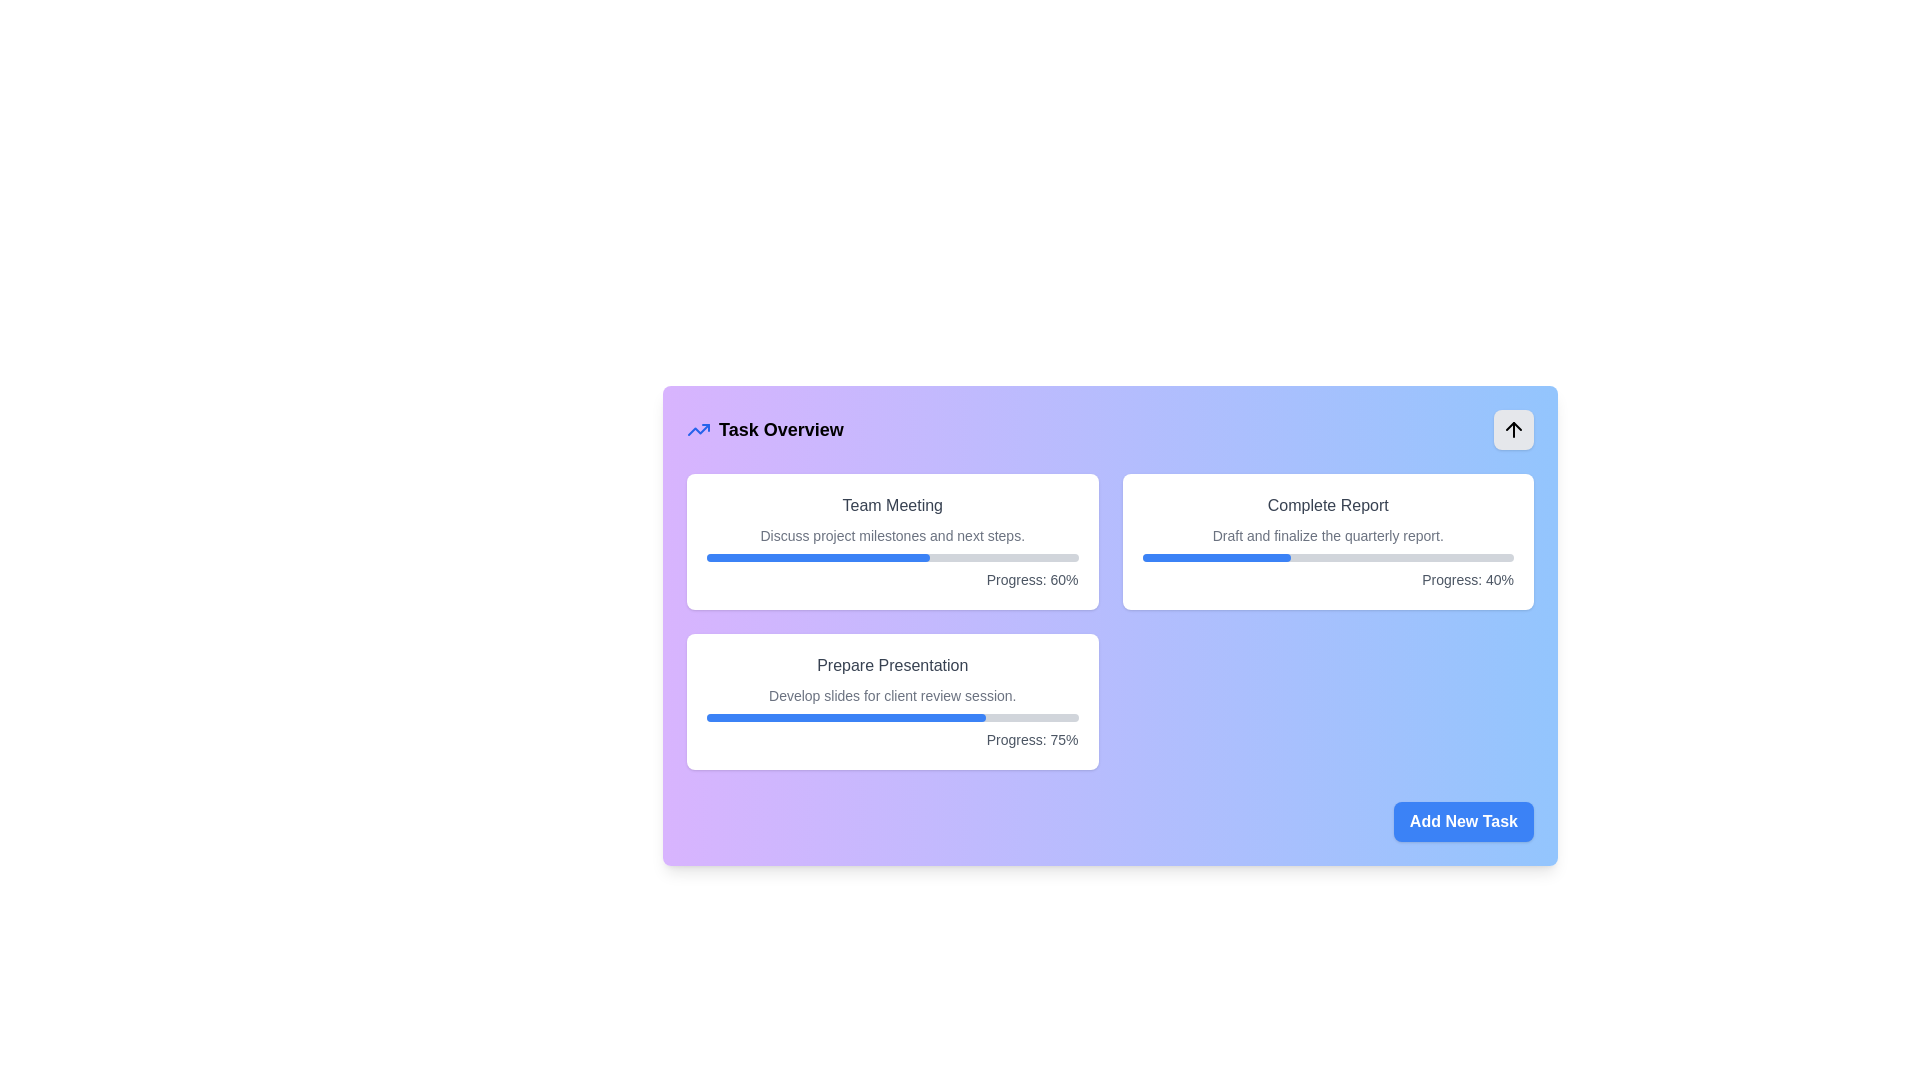 The image size is (1920, 1080). What do you see at coordinates (1215, 558) in the screenshot?
I see `the horizontal blue progress bar indicating percentage completion, located in the top-right quadrant of the 'Complete Report' tile` at bounding box center [1215, 558].